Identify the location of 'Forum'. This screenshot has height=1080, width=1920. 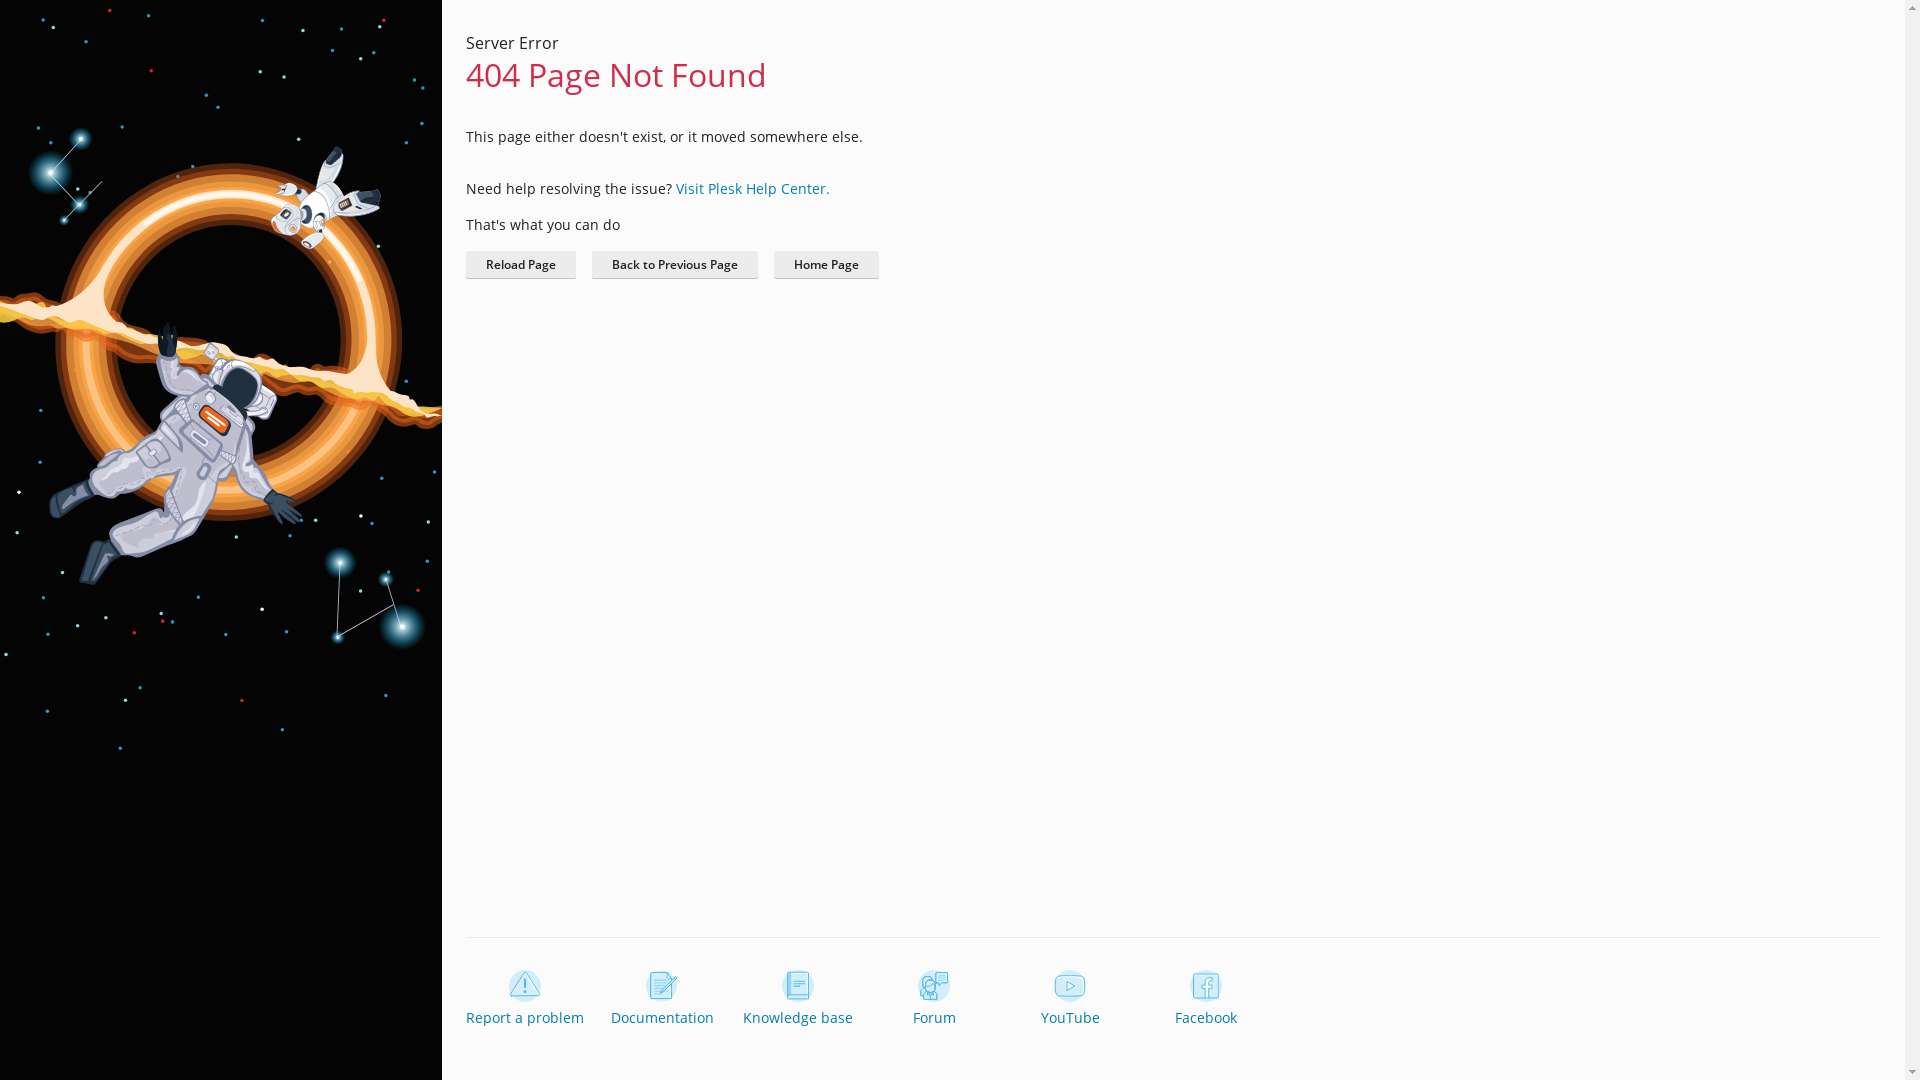
(875, 999).